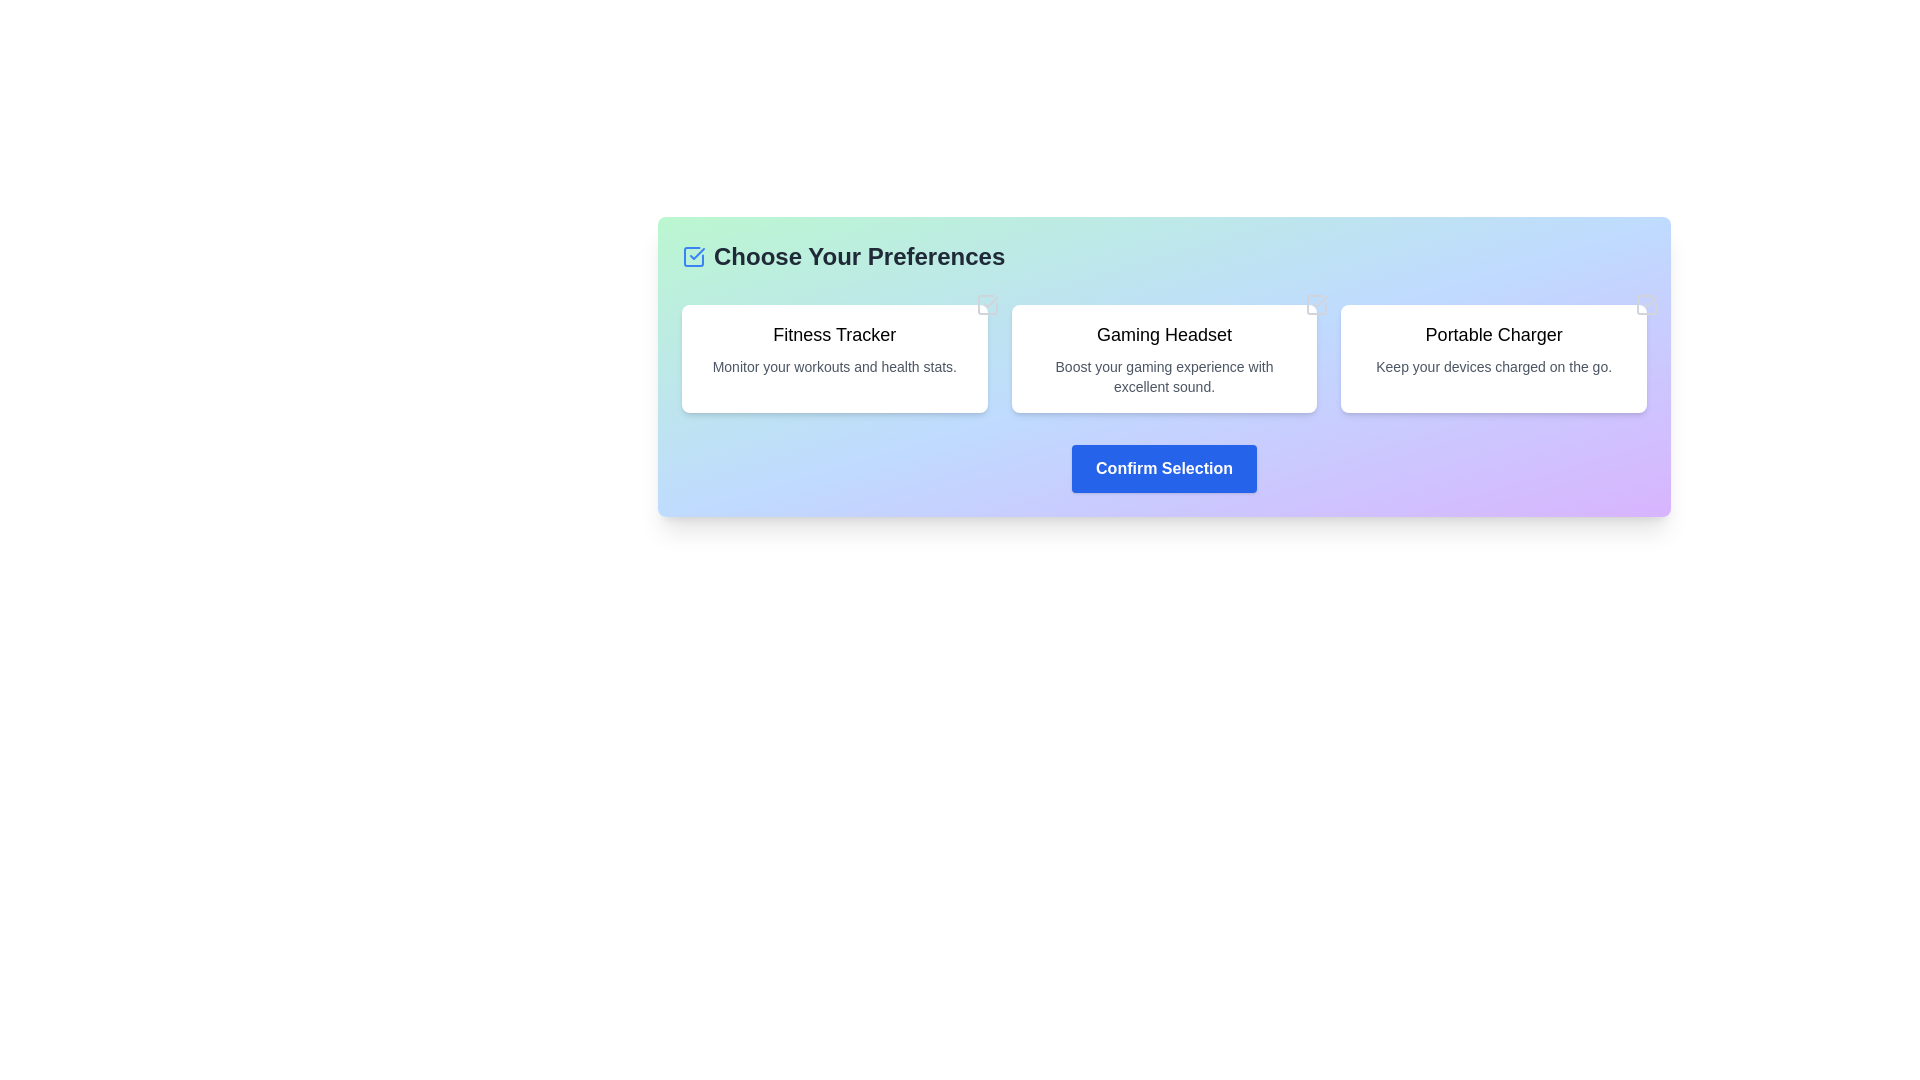  I want to click on the text label titled 'Fitness Tracker', which is styled with a large font size and bold weight, located at the top of its card on a pastel gradient background, so click(834, 334).